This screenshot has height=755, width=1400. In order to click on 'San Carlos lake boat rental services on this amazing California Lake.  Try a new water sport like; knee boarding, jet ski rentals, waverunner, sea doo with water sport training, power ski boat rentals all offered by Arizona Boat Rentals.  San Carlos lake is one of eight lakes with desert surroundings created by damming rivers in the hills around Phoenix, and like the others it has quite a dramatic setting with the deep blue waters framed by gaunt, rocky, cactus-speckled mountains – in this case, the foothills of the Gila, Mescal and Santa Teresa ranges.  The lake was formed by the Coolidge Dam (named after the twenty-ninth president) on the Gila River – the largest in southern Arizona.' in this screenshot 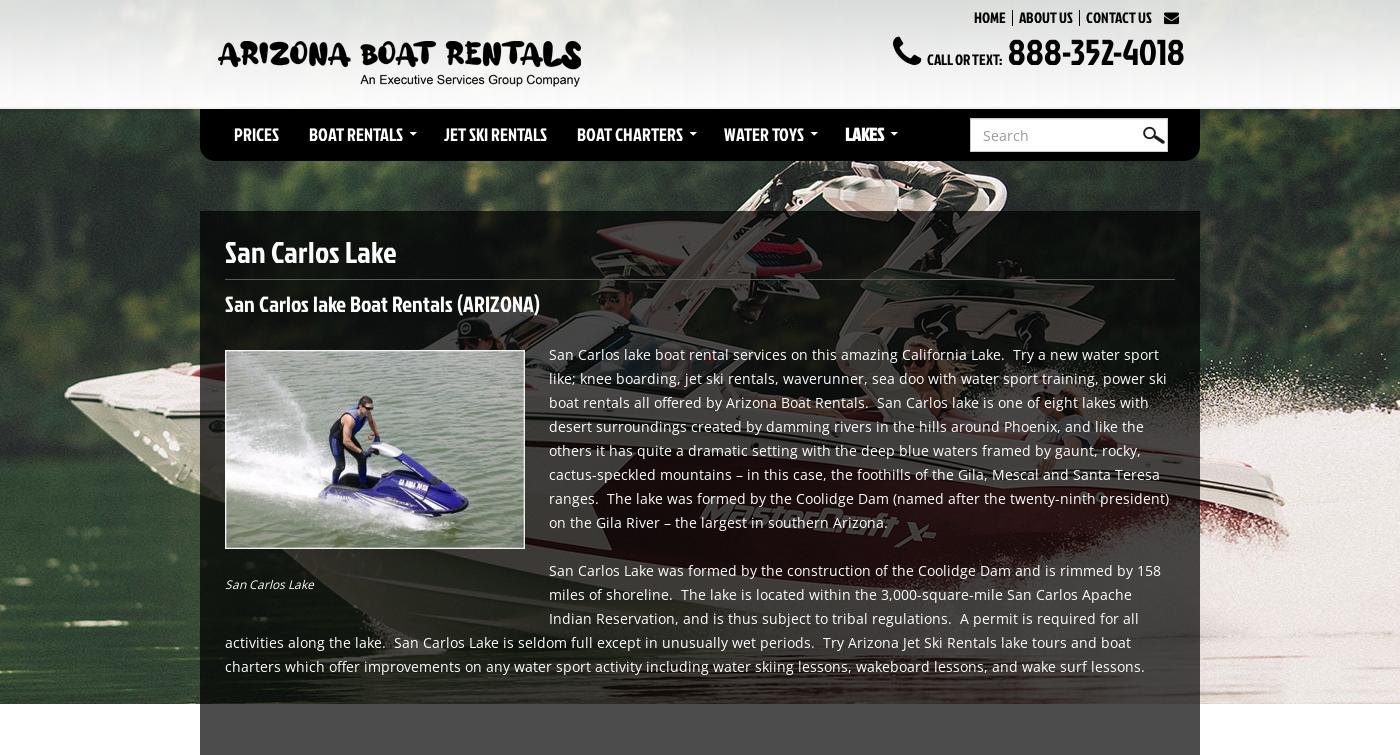, I will do `click(859, 436)`.